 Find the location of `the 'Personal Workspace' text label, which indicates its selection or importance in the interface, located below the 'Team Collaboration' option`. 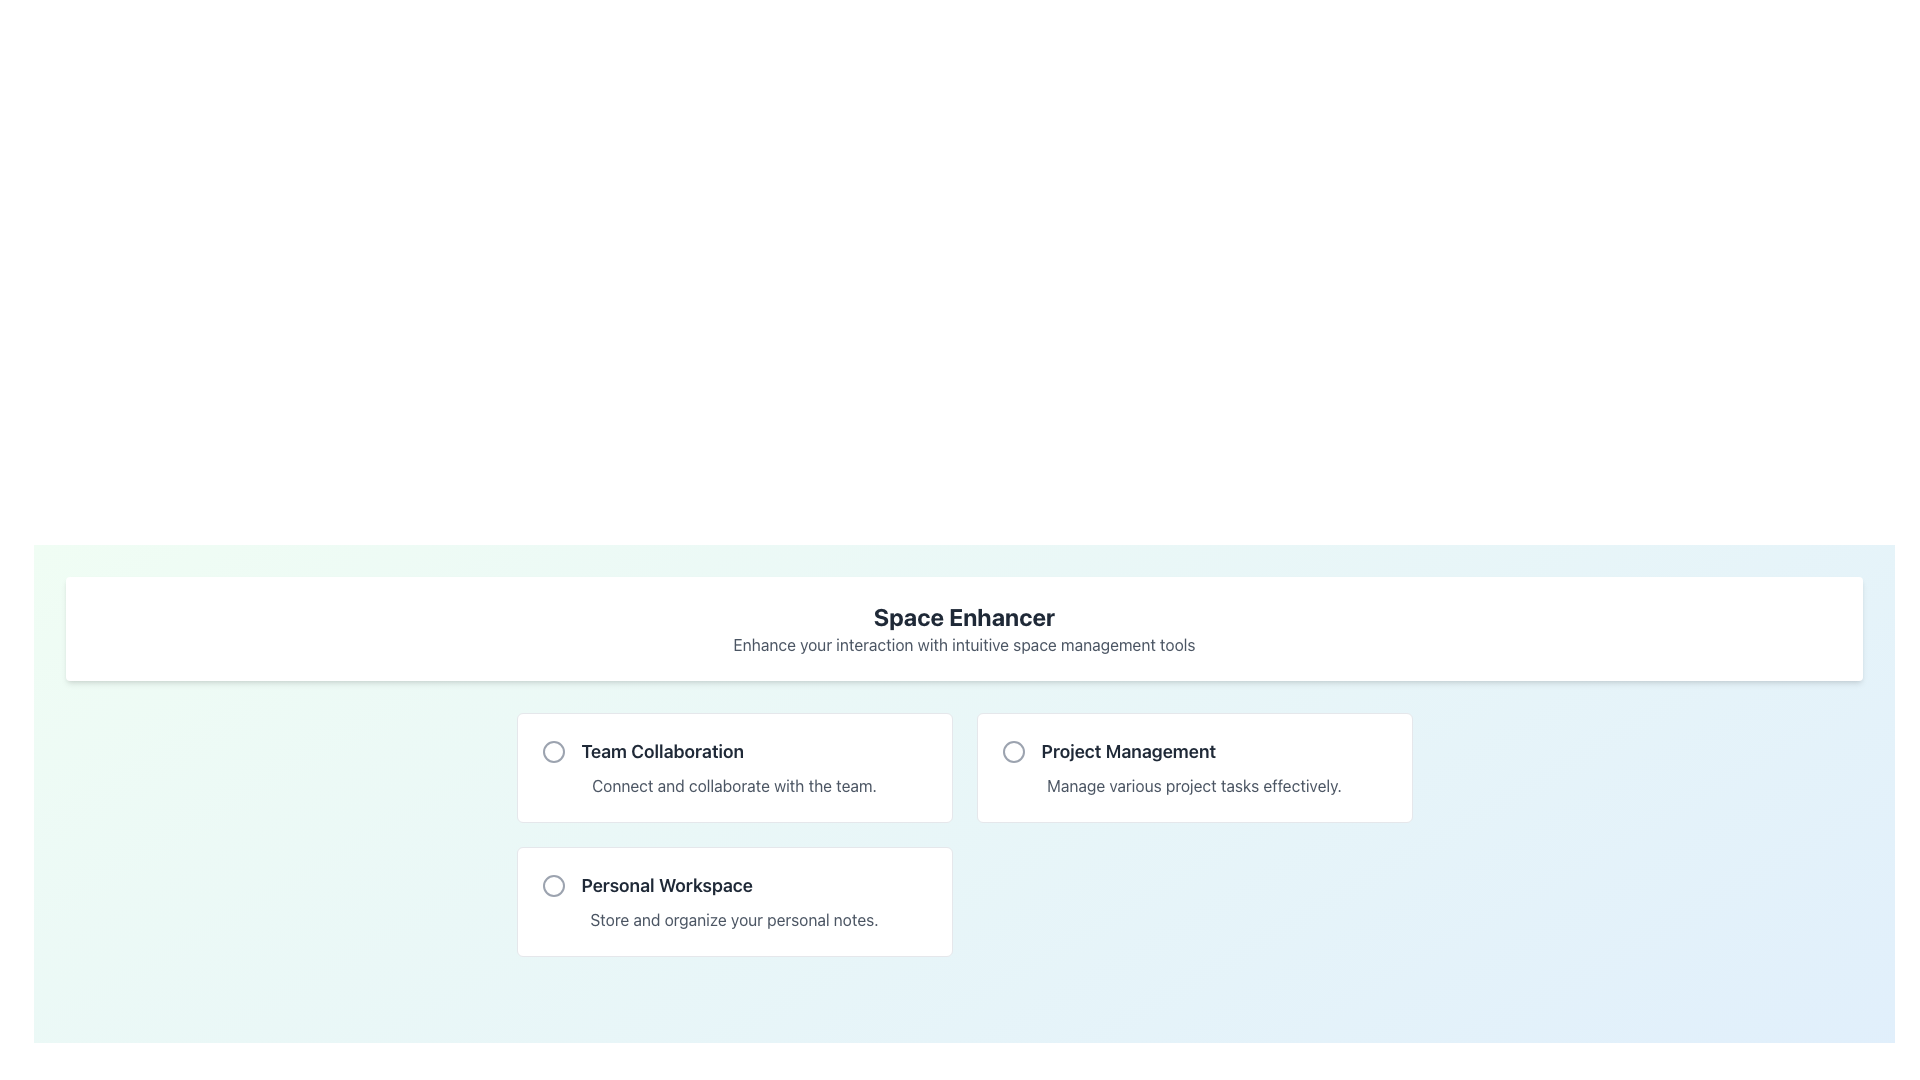

the 'Personal Workspace' text label, which indicates its selection or importance in the interface, located below the 'Team Collaboration' option is located at coordinates (667, 885).